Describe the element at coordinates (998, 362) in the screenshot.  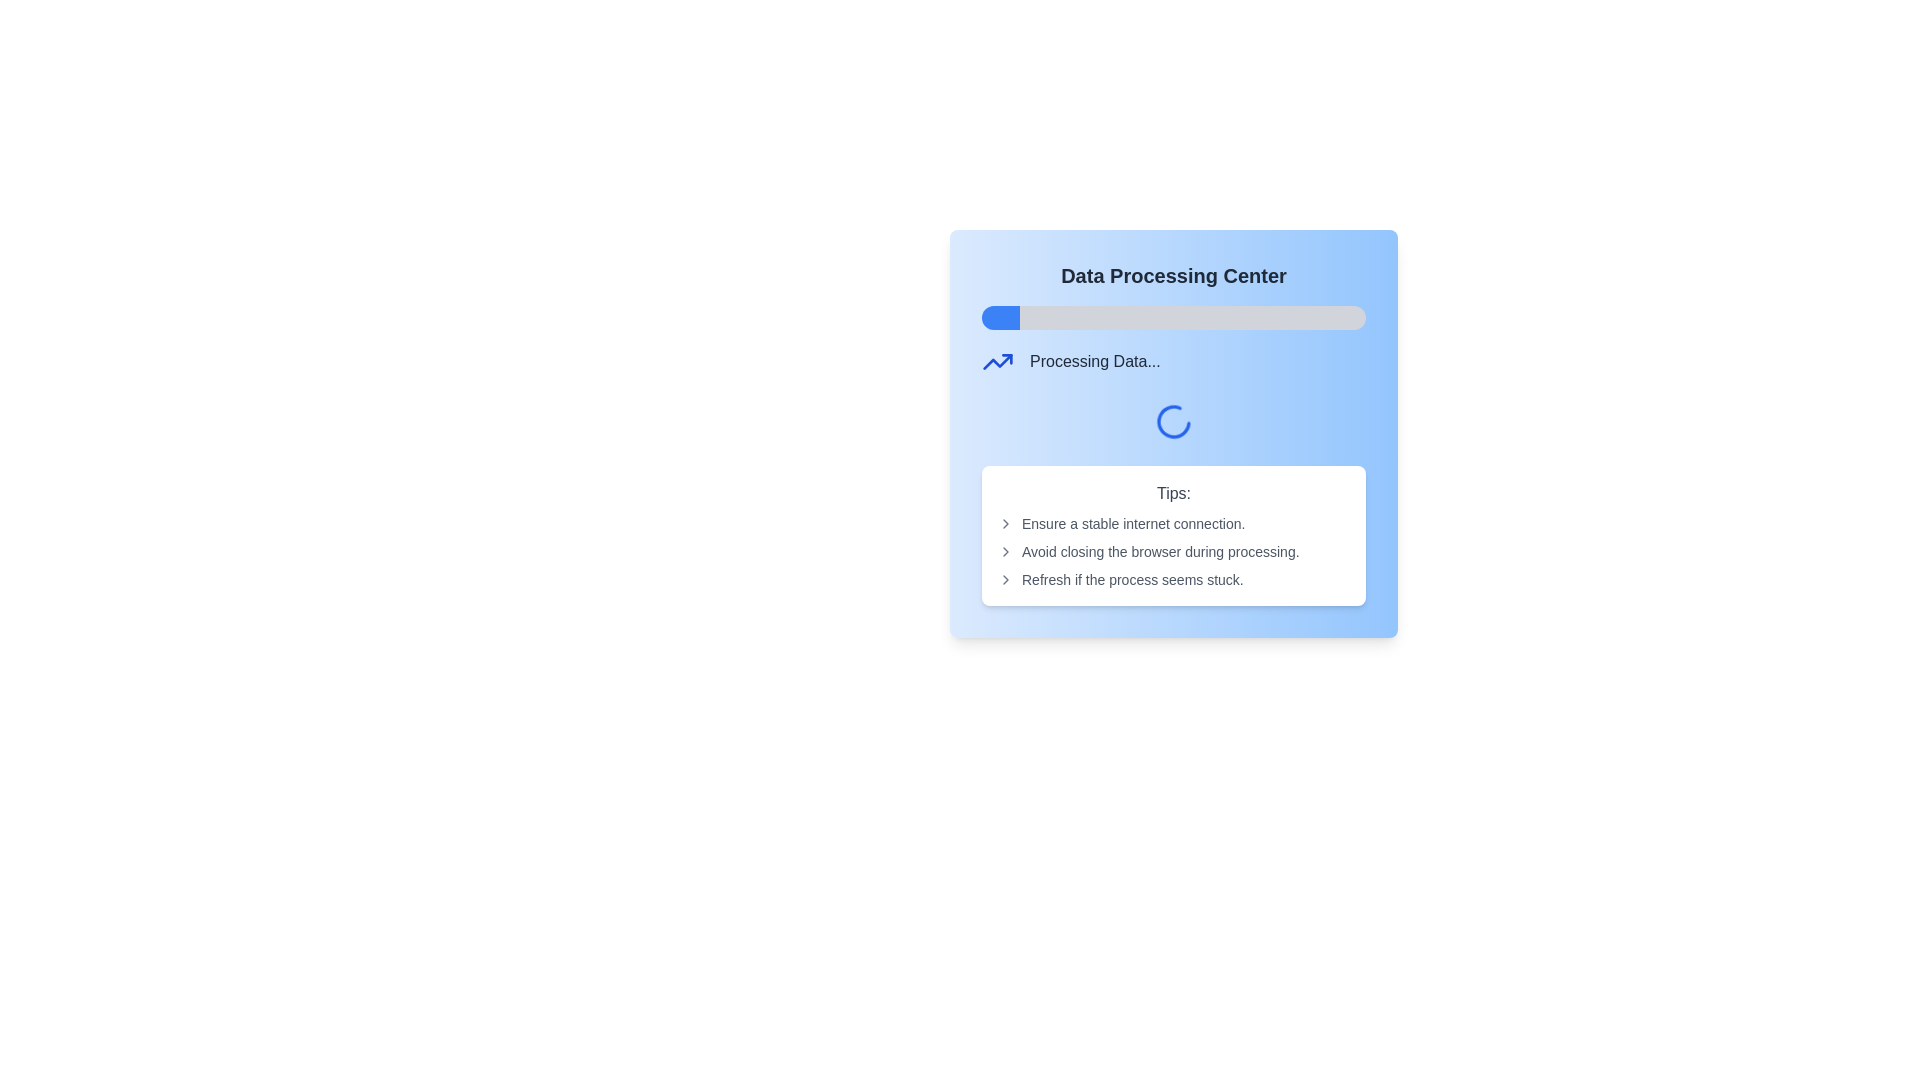
I see `the Icon component representing graphical data trends` at that location.